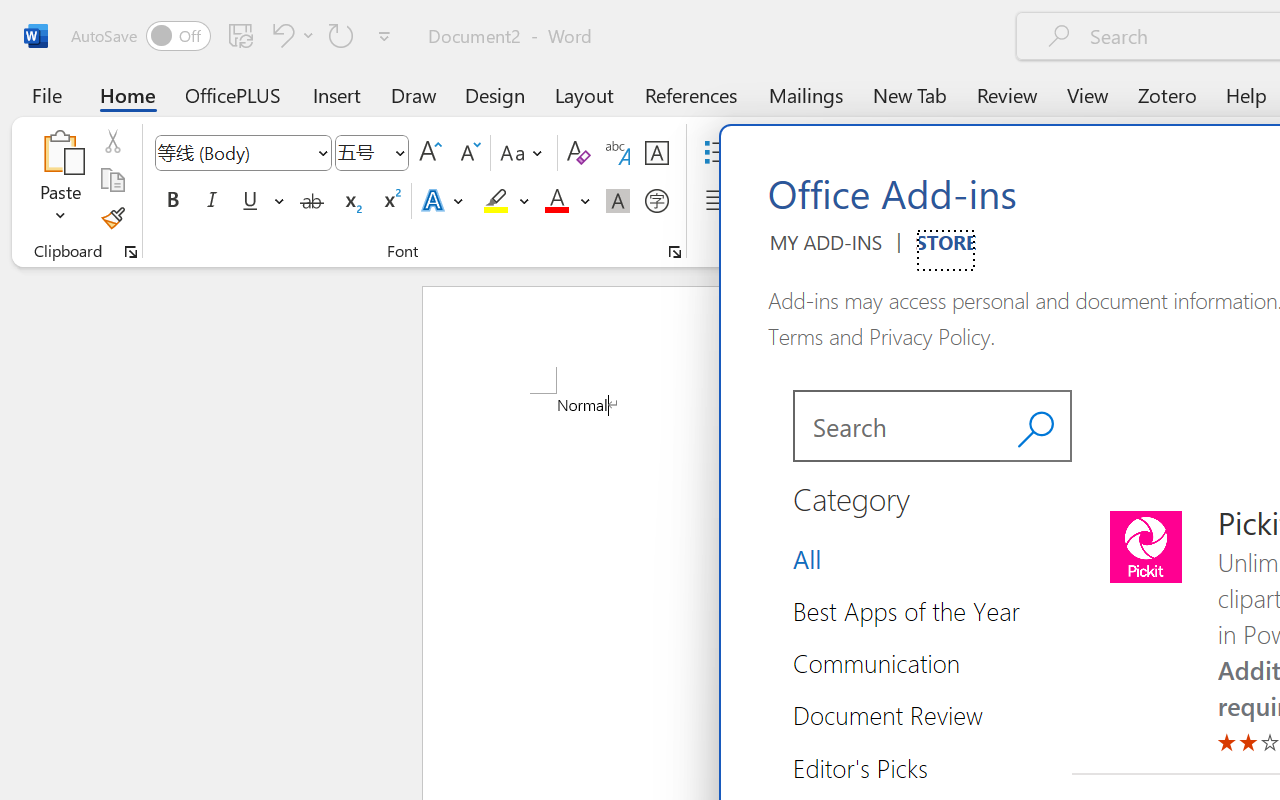 The height and width of the screenshot is (800, 1280). What do you see at coordinates (617, 153) in the screenshot?
I see `'Phonetic Guide...'` at bounding box center [617, 153].